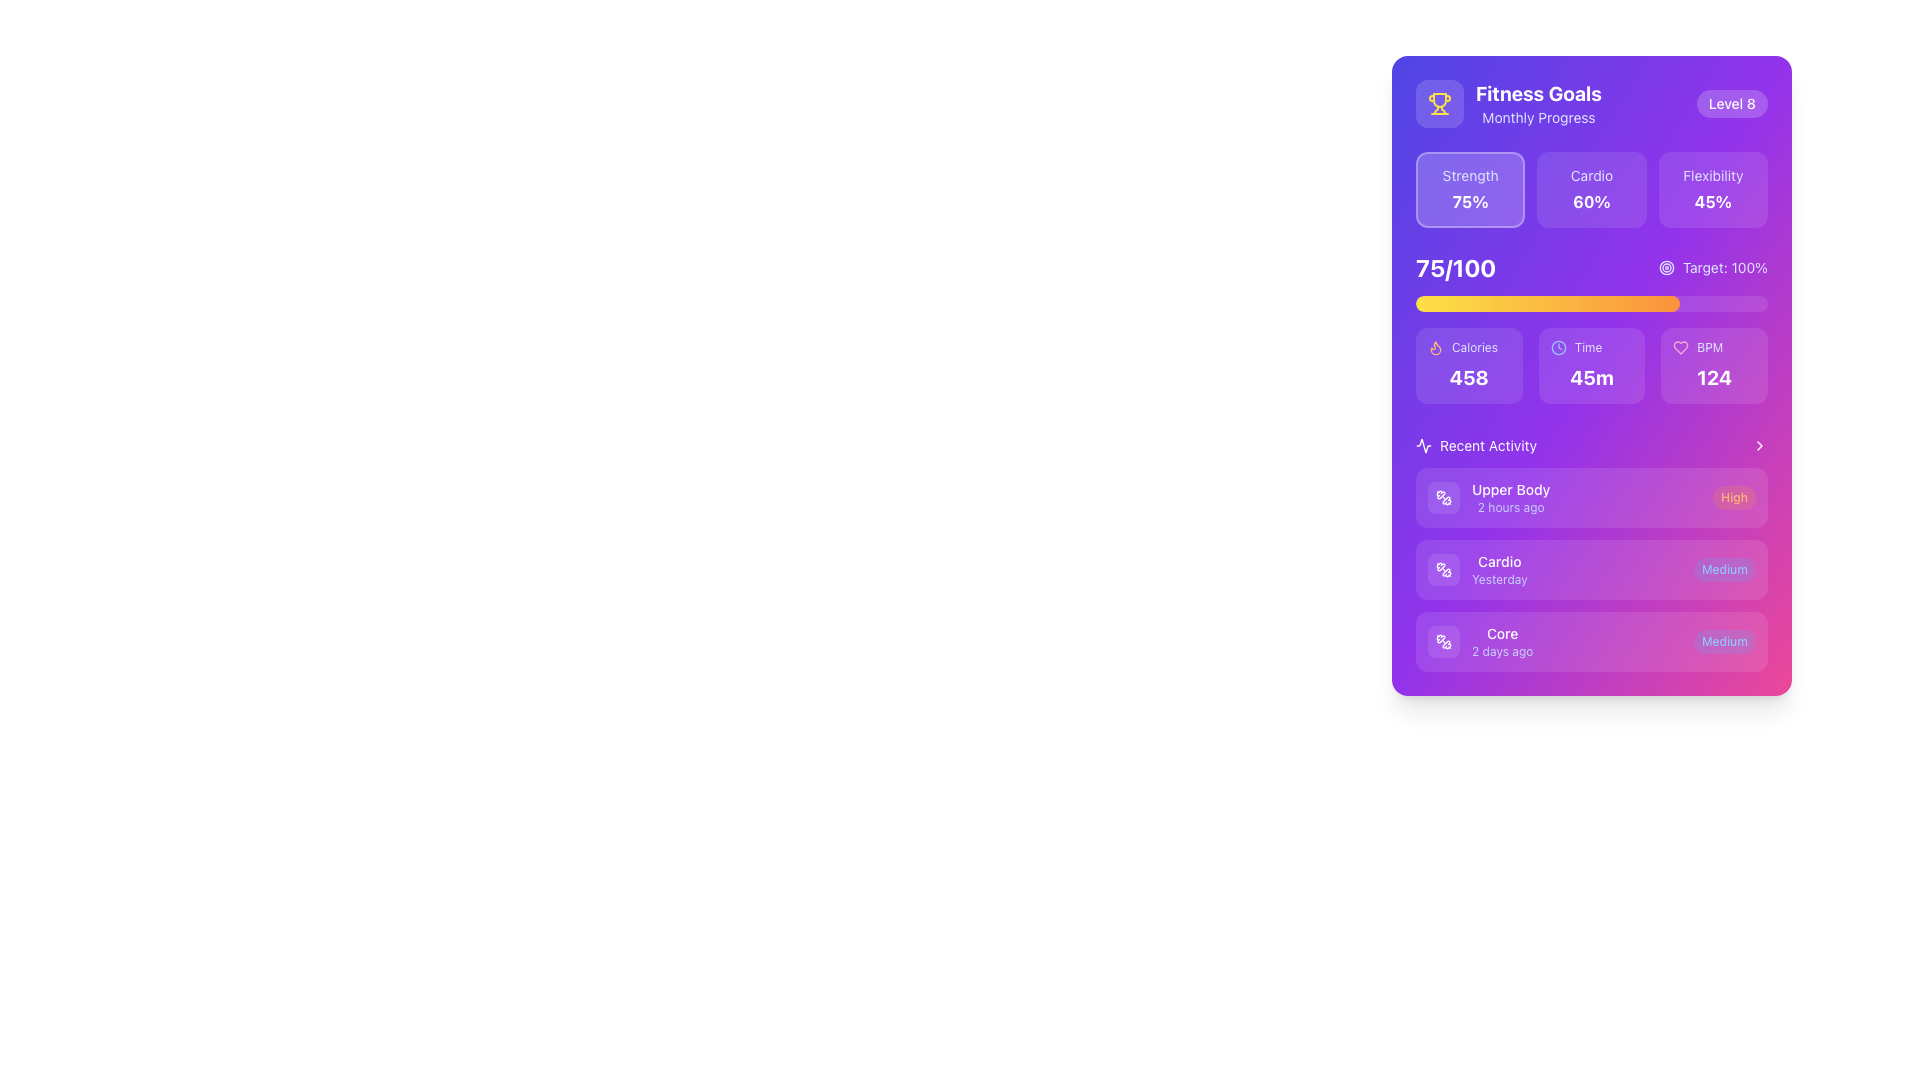  What do you see at coordinates (1712, 175) in the screenshot?
I see `text label located in the top-right section of the interface, which serves as a header indicating the type of data represented, positioned above the numeric value '45%'` at bounding box center [1712, 175].